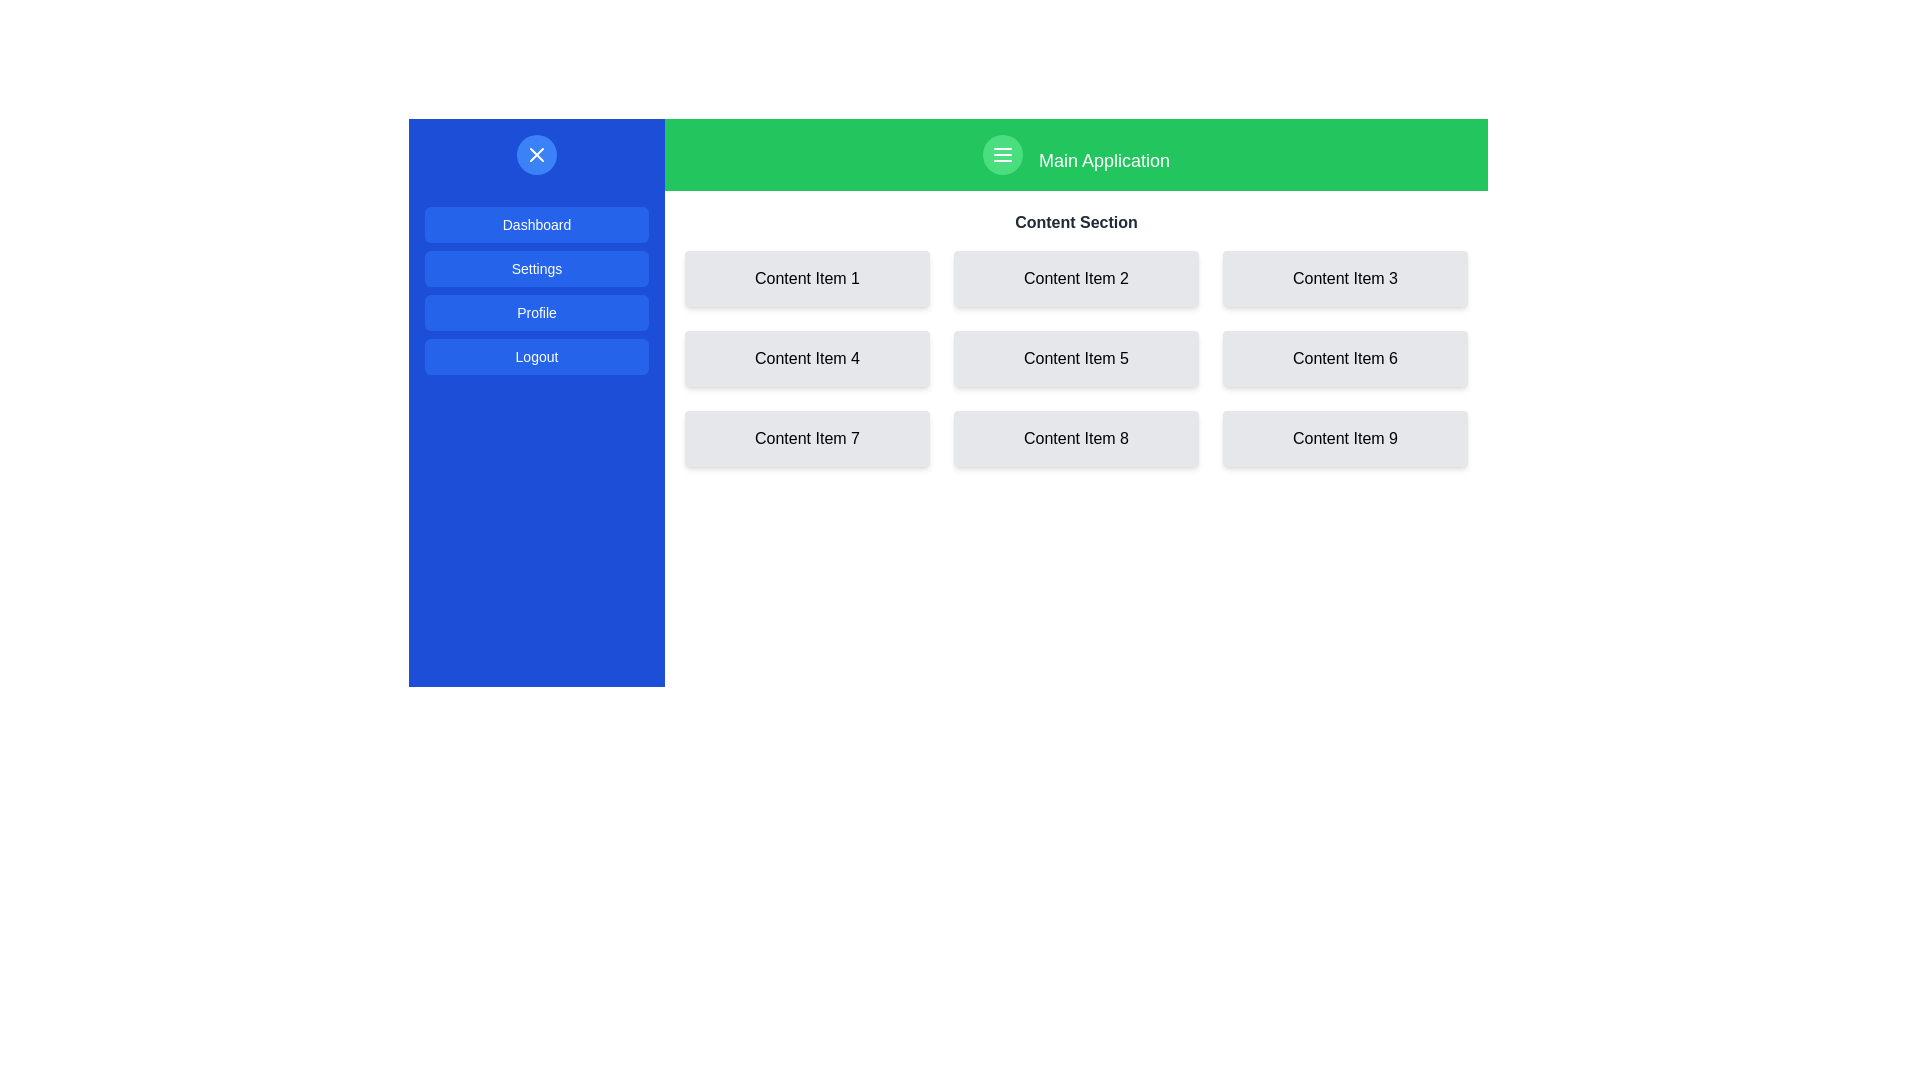  What do you see at coordinates (1345, 438) in the screenshot?
I see `the button labeled 'Content Item 9' located in the third column of the third row of the grid layout` at bounding box center [1345, 438].